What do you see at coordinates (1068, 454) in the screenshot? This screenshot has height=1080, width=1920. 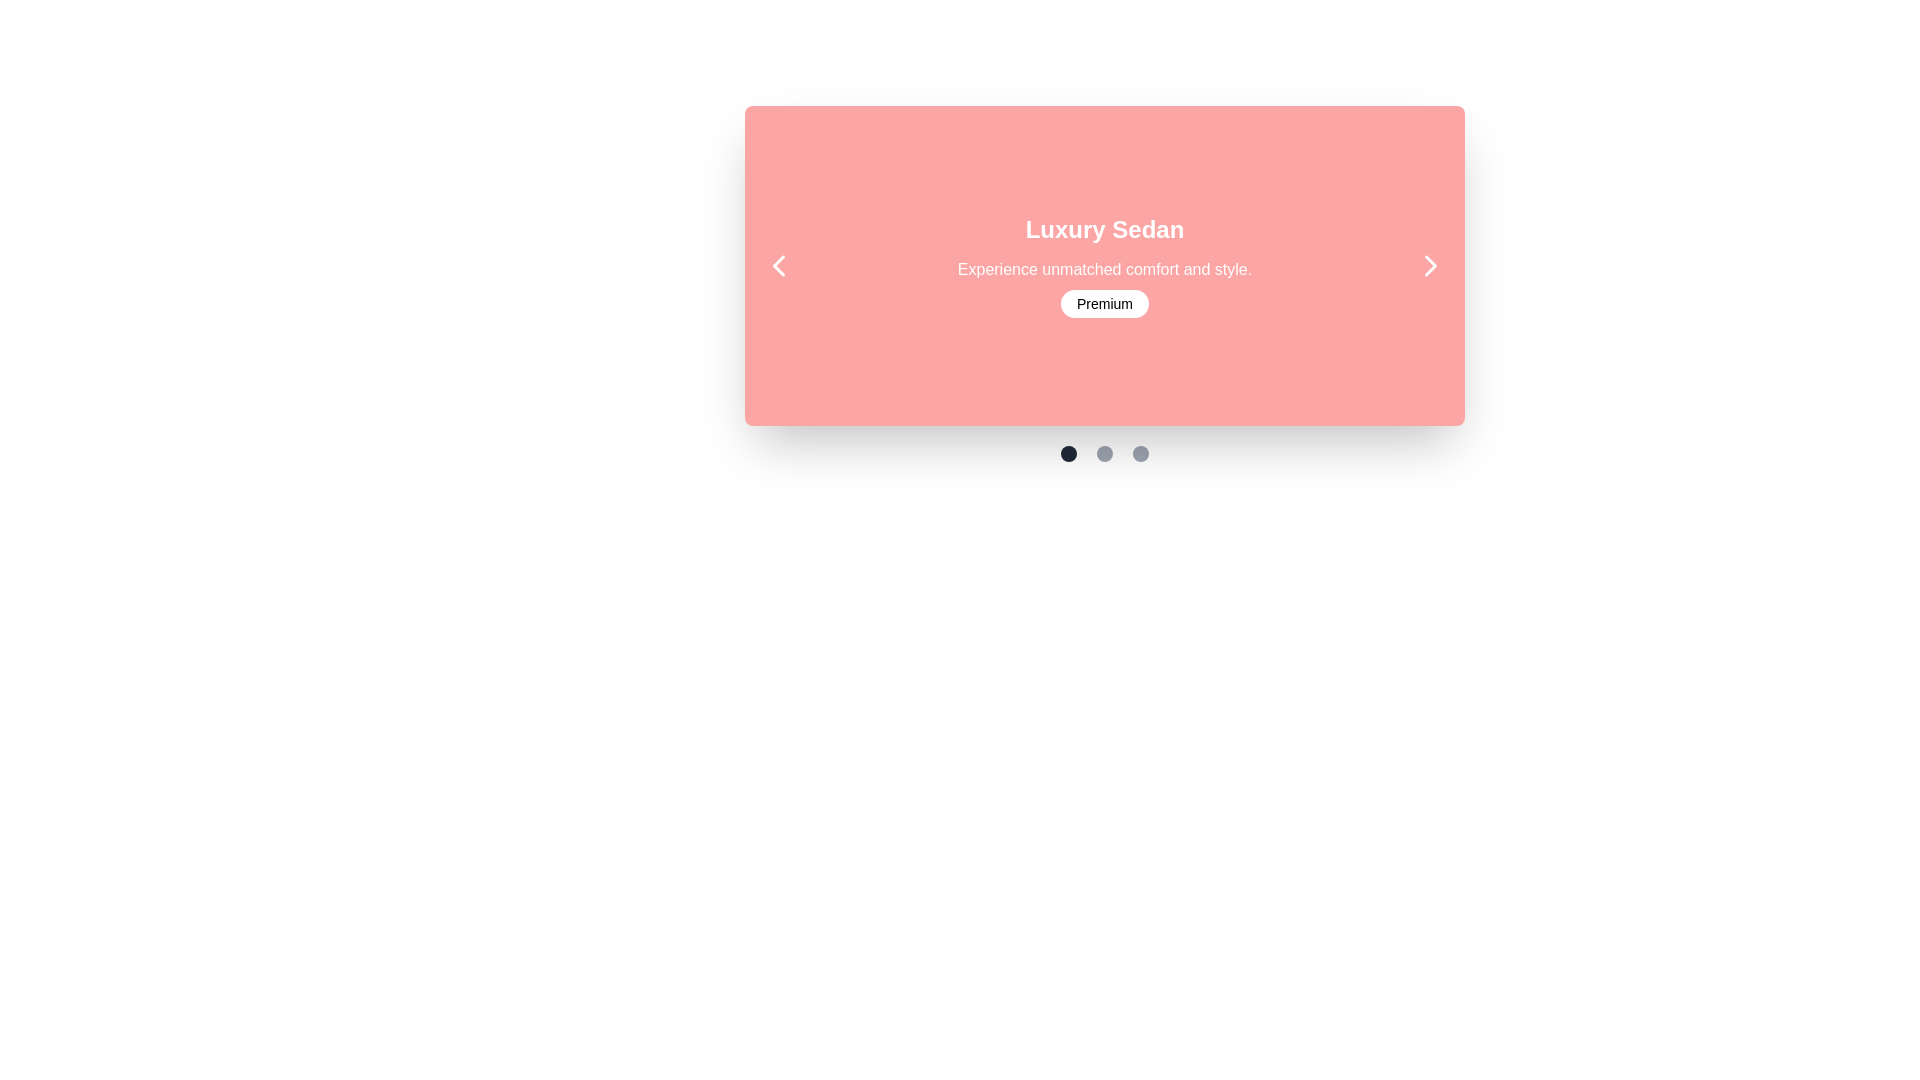 I see `the first circular navigation button located at the bottom-center of the interface beneath the 'Luxury Sedan' content card` at bounding box center [1068, 454].